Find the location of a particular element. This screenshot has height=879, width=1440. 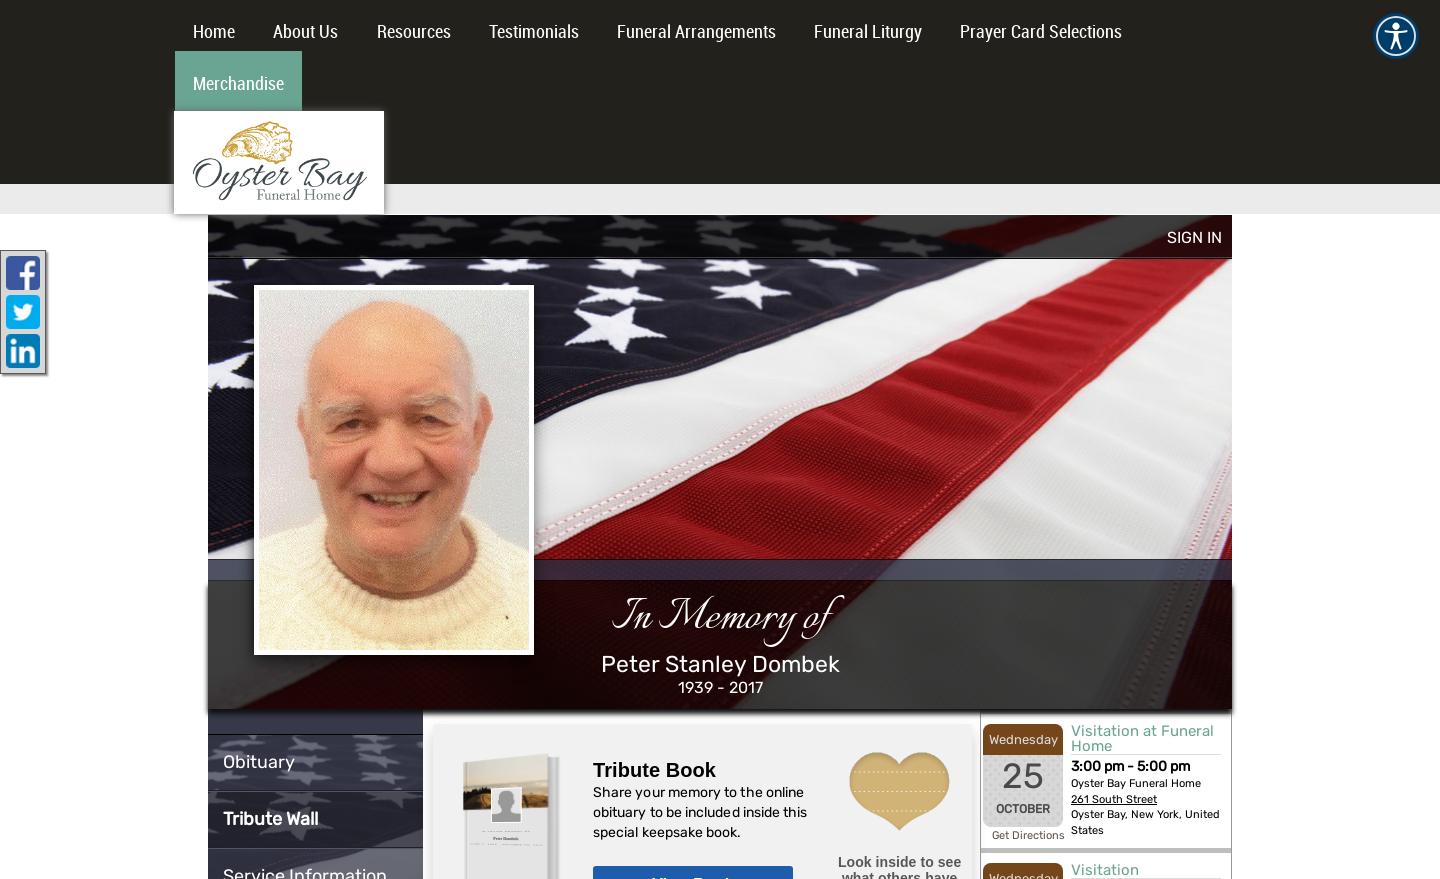

'Tribute Book' is located at coordinates (653, 769).